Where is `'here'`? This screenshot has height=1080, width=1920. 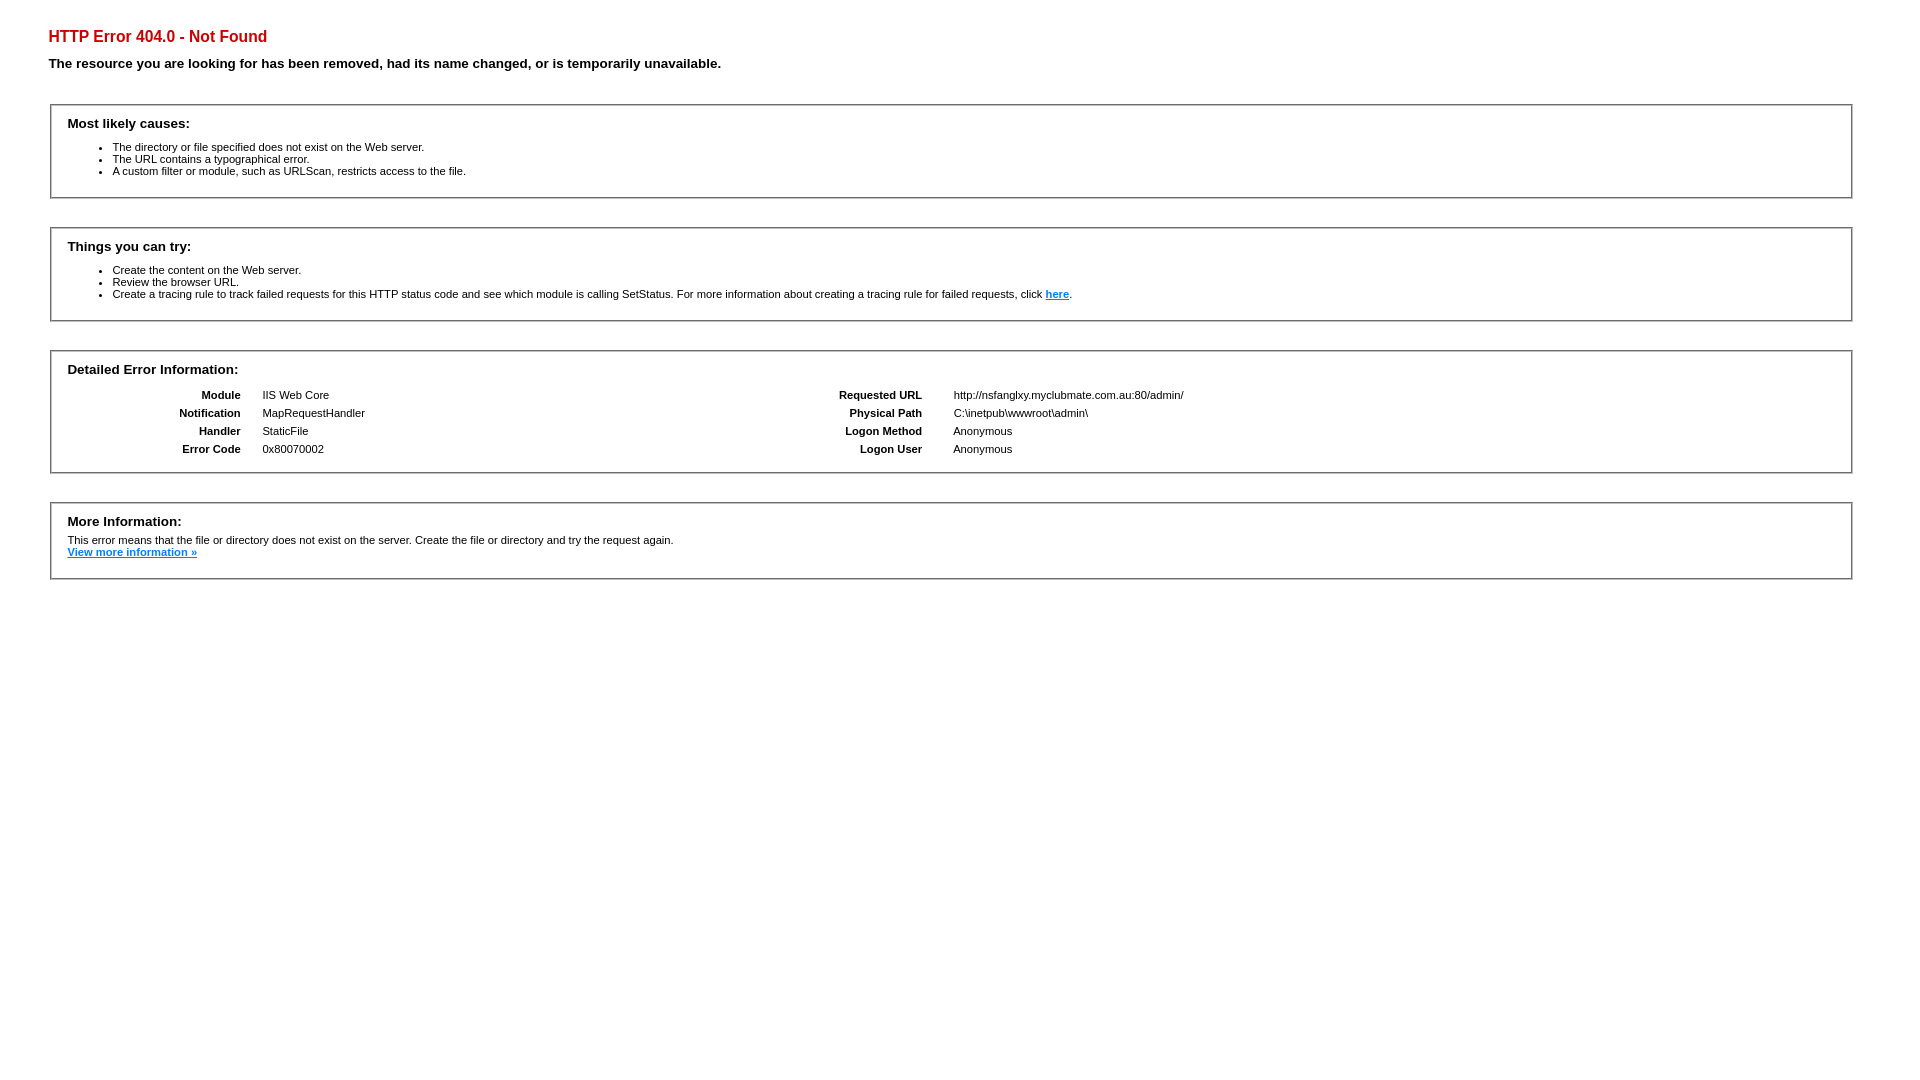 'here' is located at coordinates (1056, 293).